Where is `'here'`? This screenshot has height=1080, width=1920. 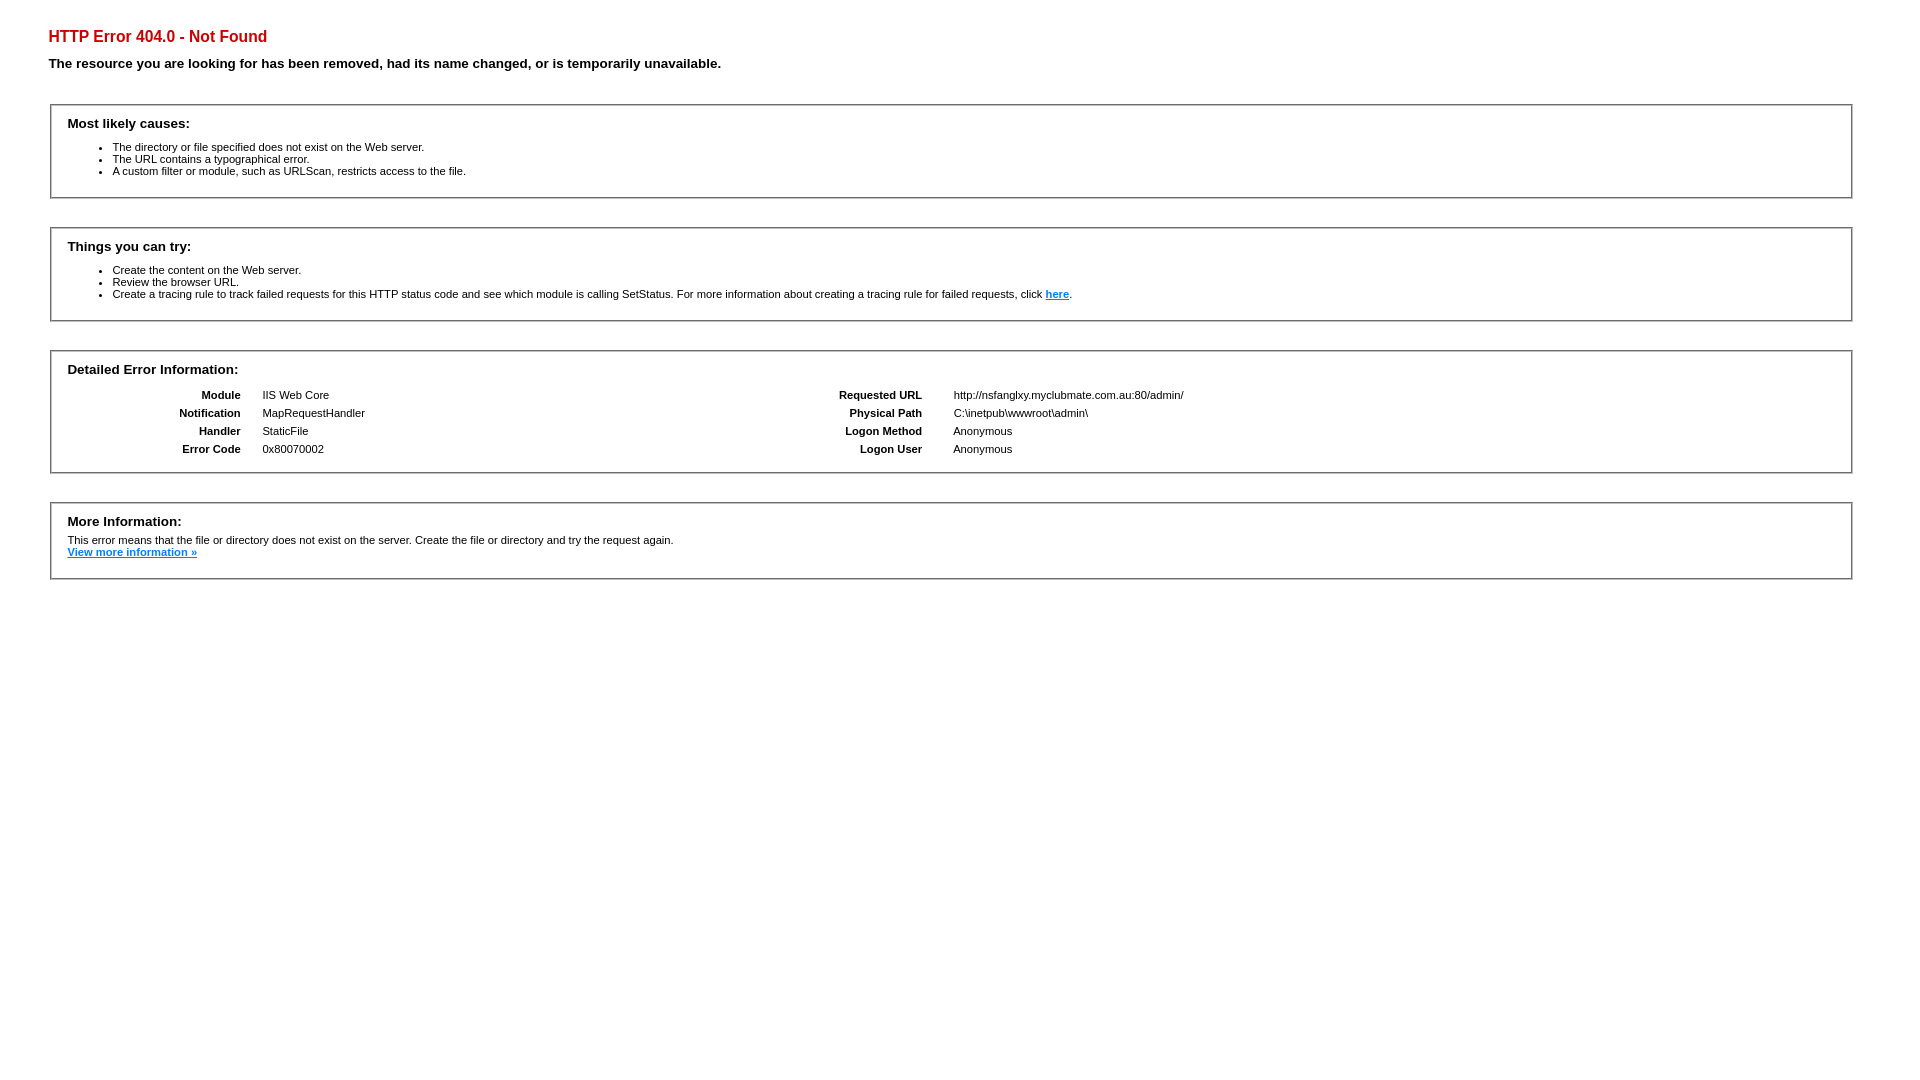 'here' is located at coordinates (1056, 293).